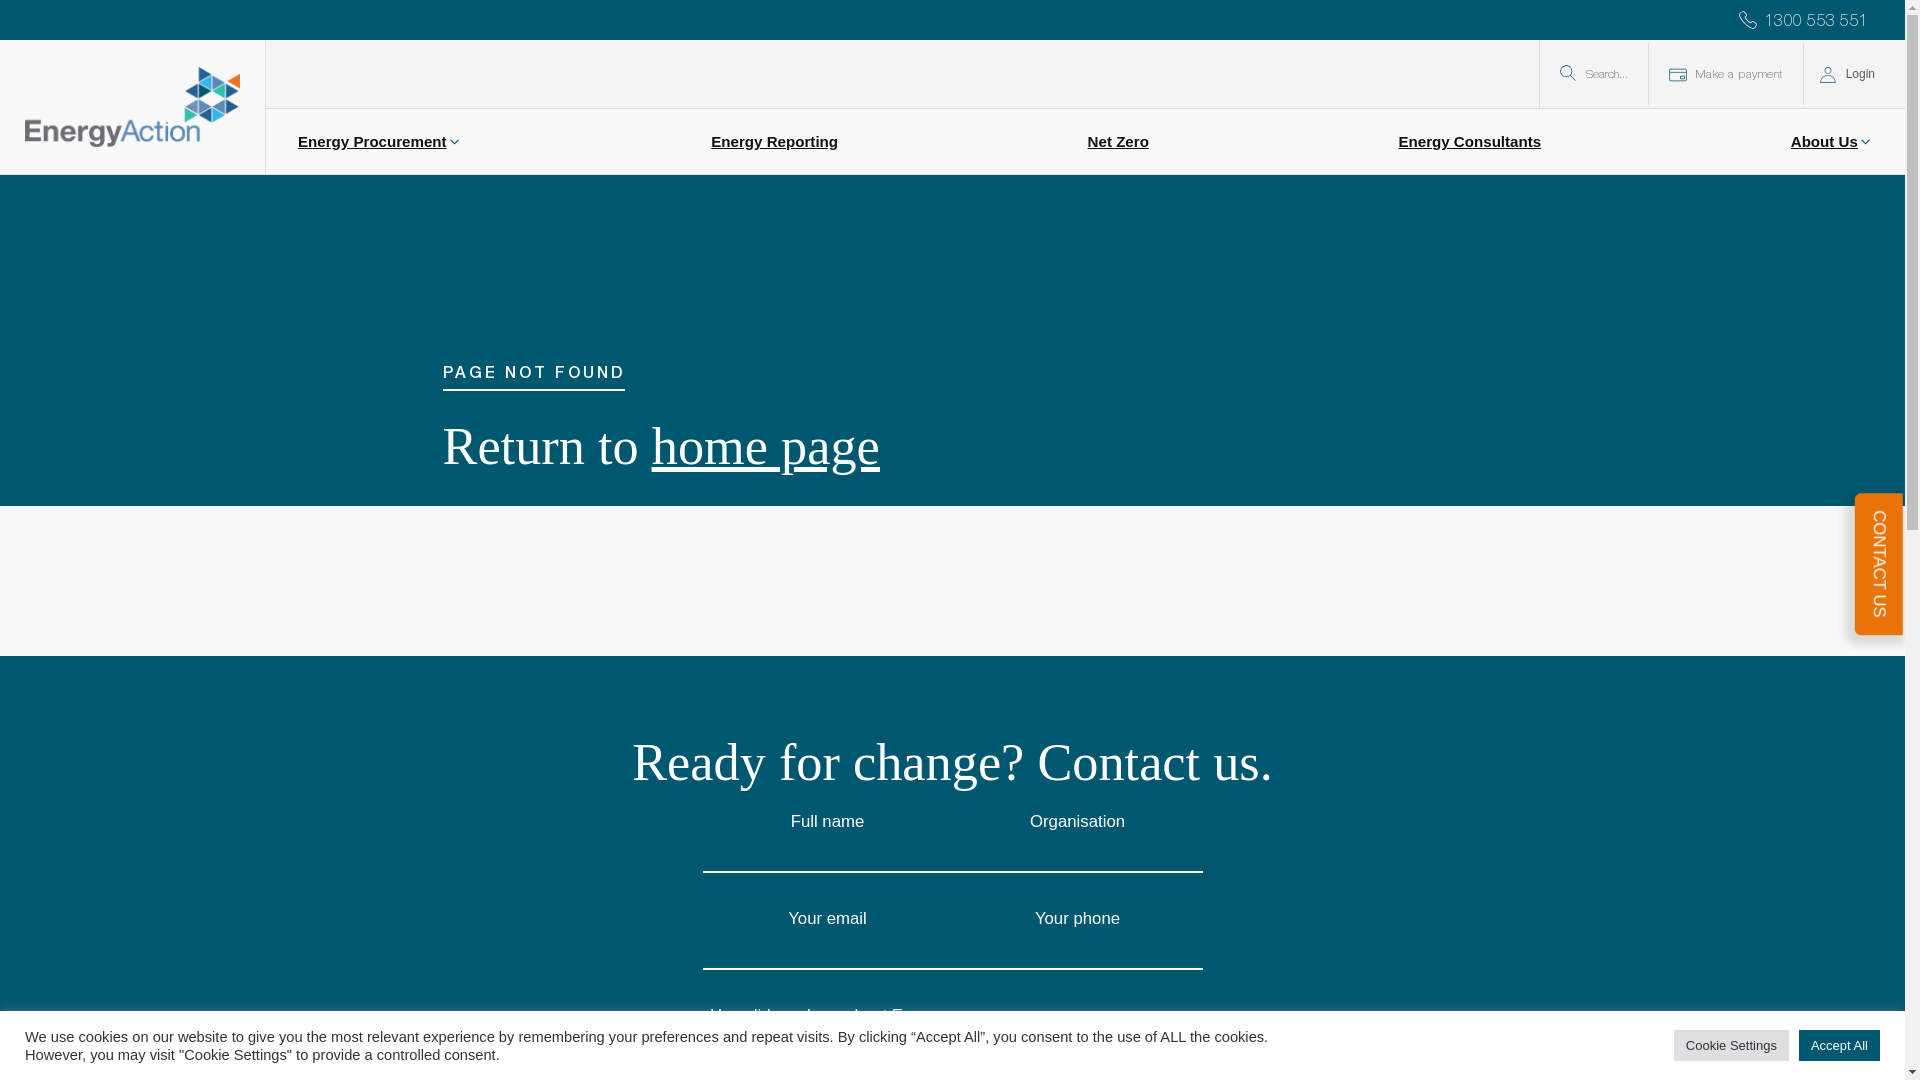 Image resolution: width=1920 pixels, height=1080 pixels. Describe the element at coordinates (1839, 1044) in the screenshot. I see `'Accept All'` at that location.